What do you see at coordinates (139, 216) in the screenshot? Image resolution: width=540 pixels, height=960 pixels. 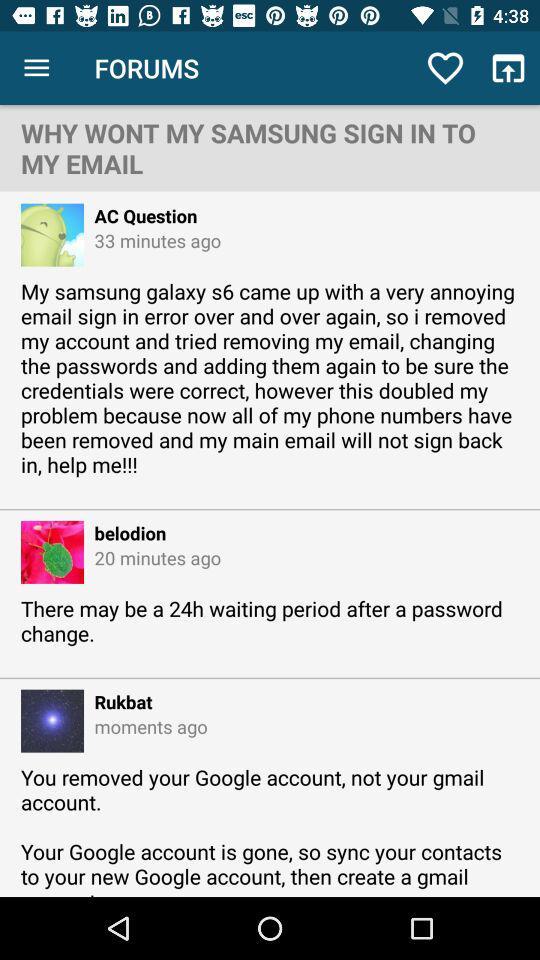 I see `icon below the why wont my` at bounding box center [139, 216].